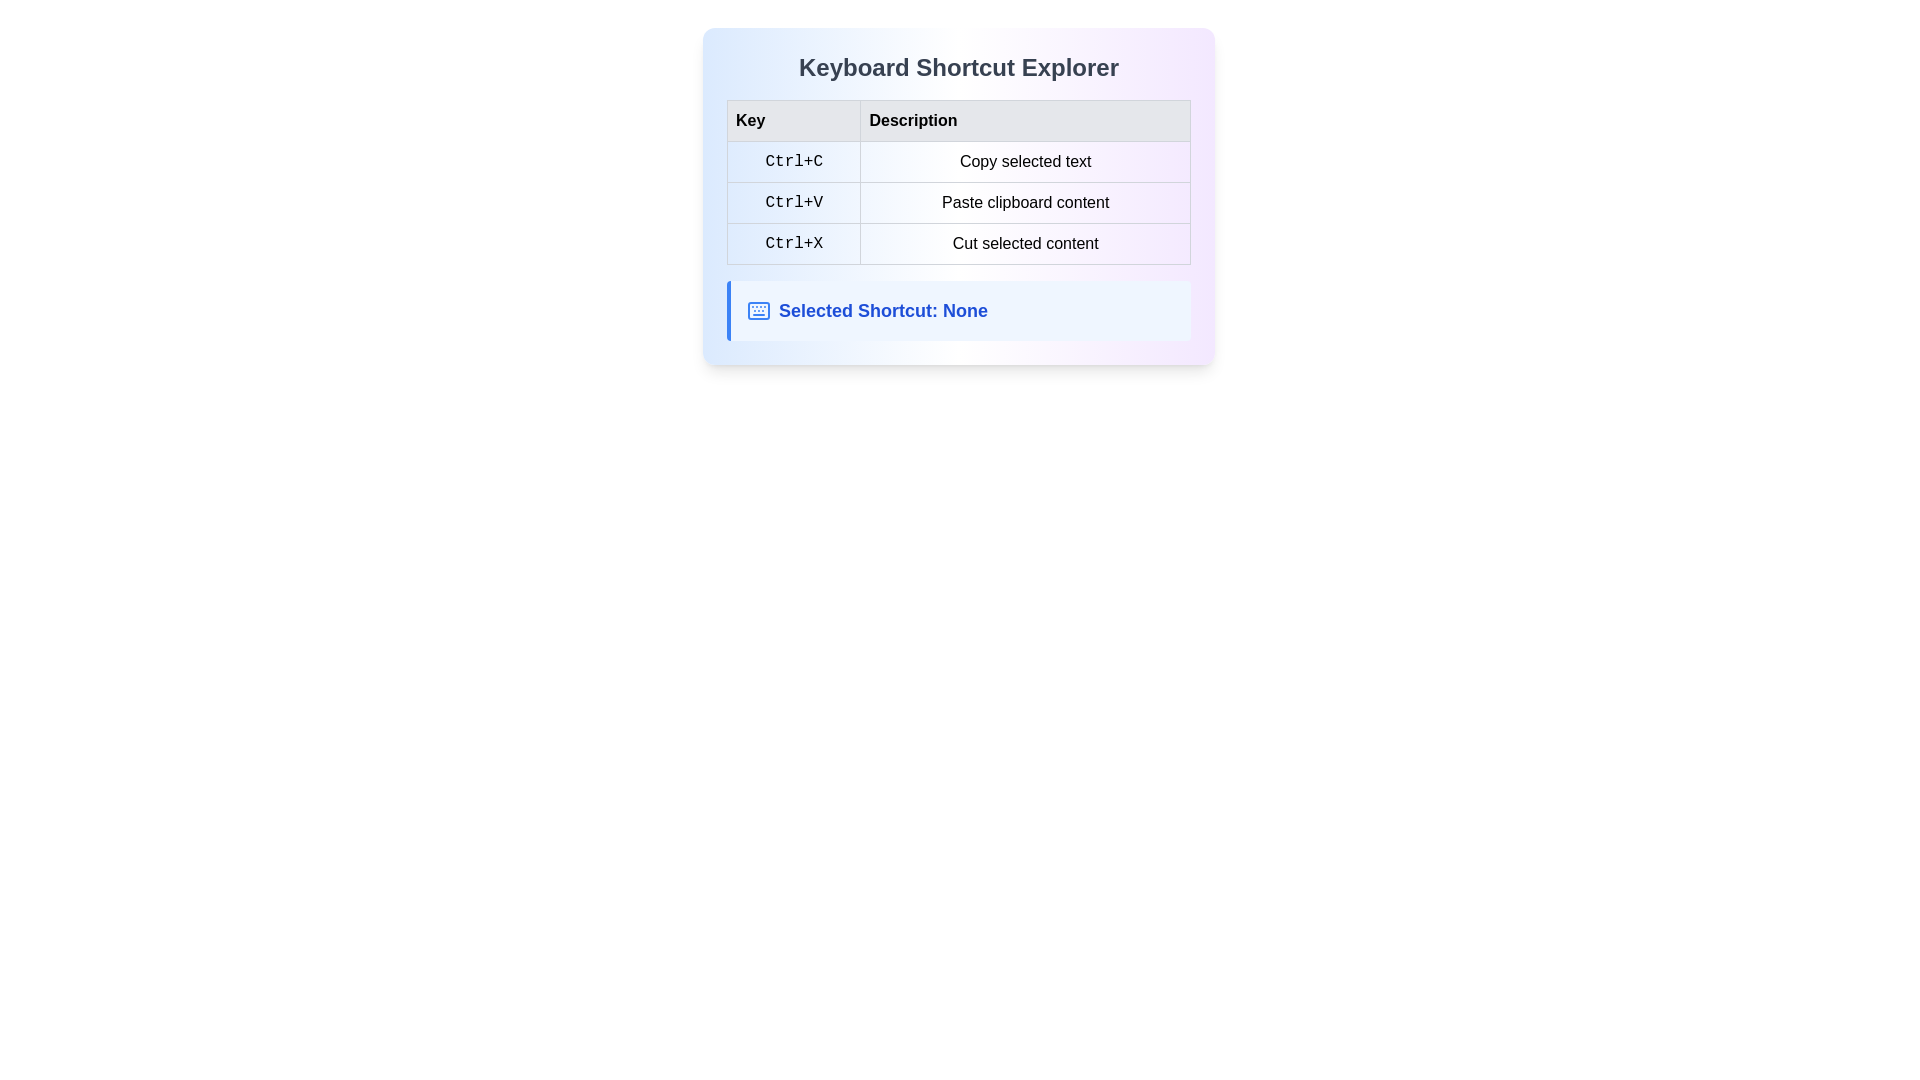 The image size is (1920, 1080). What do you see at coordinates (958, 242) in the screenshot?
I see `the third row in the table that provides information on the keyboard shortcut 'Ctrl+X'` at bounding box center [958, 242].